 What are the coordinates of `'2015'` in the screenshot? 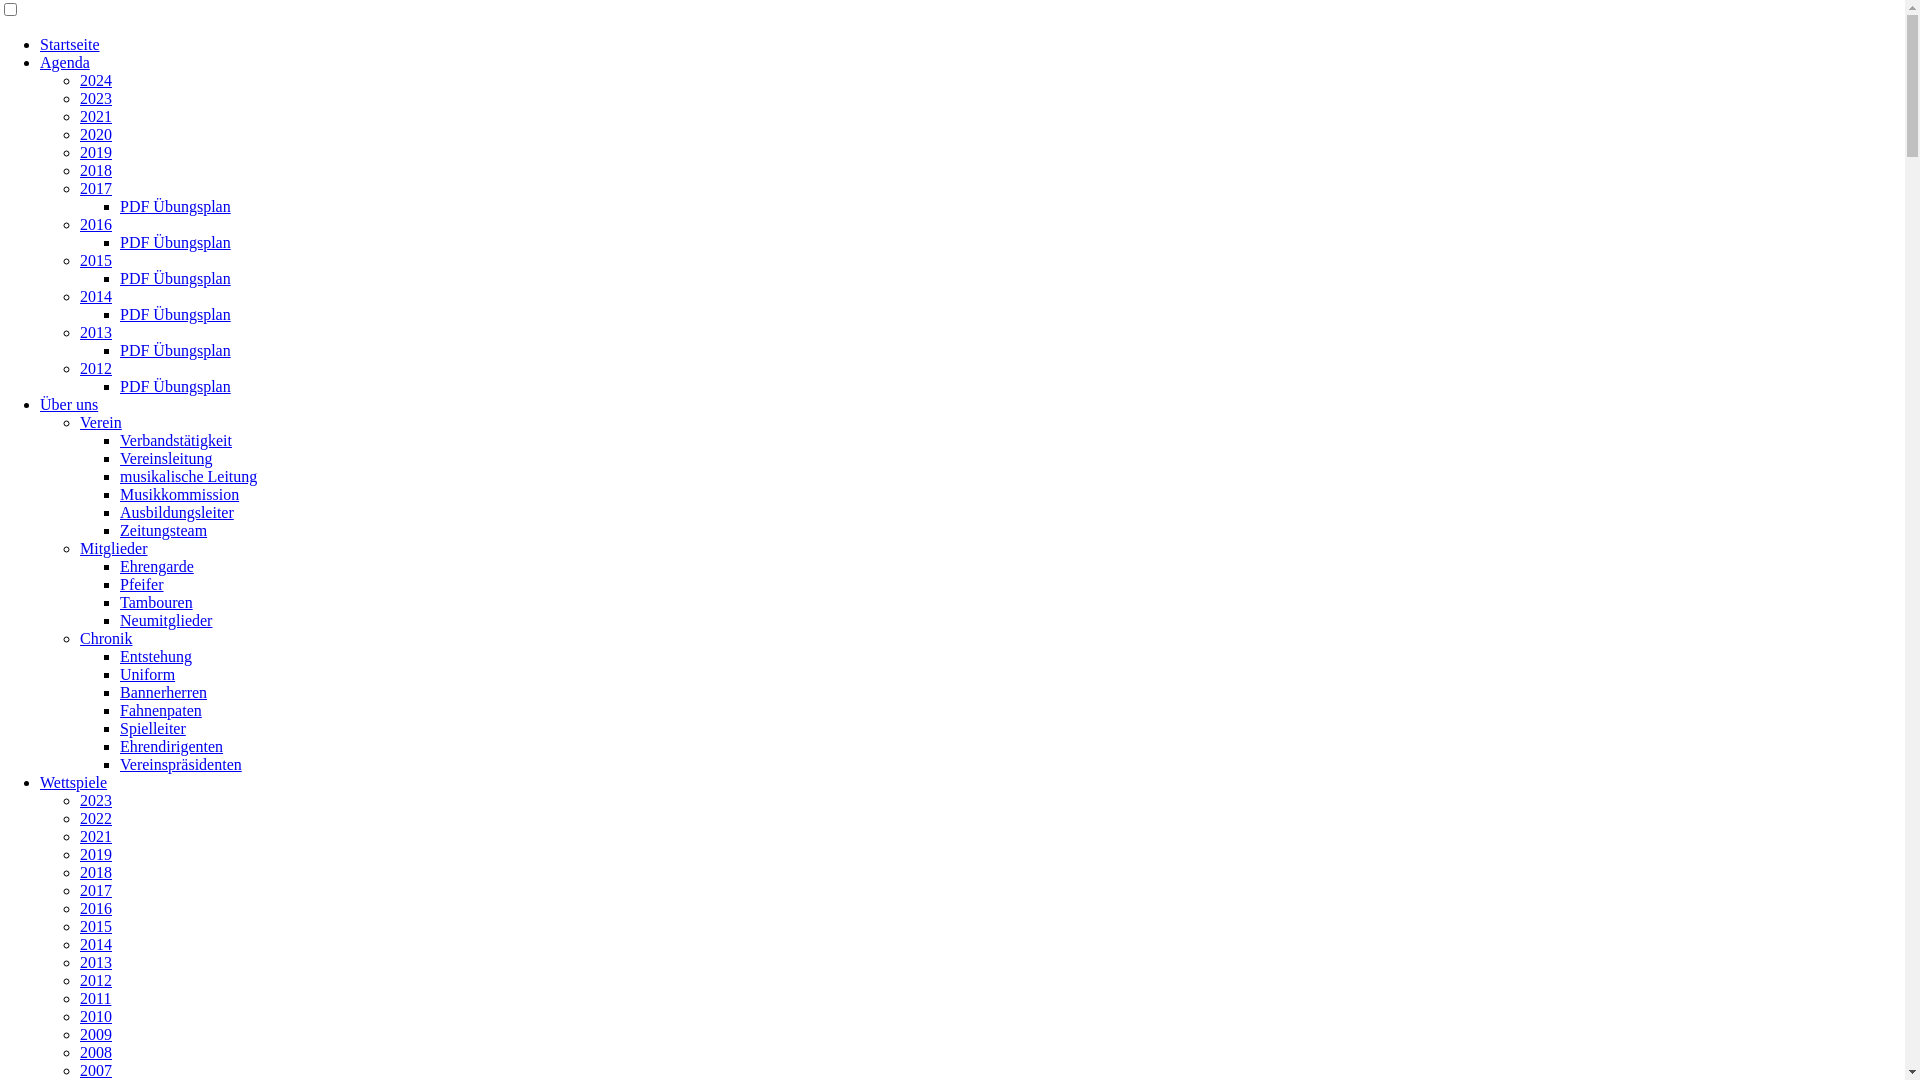 It's located at (80, 259).